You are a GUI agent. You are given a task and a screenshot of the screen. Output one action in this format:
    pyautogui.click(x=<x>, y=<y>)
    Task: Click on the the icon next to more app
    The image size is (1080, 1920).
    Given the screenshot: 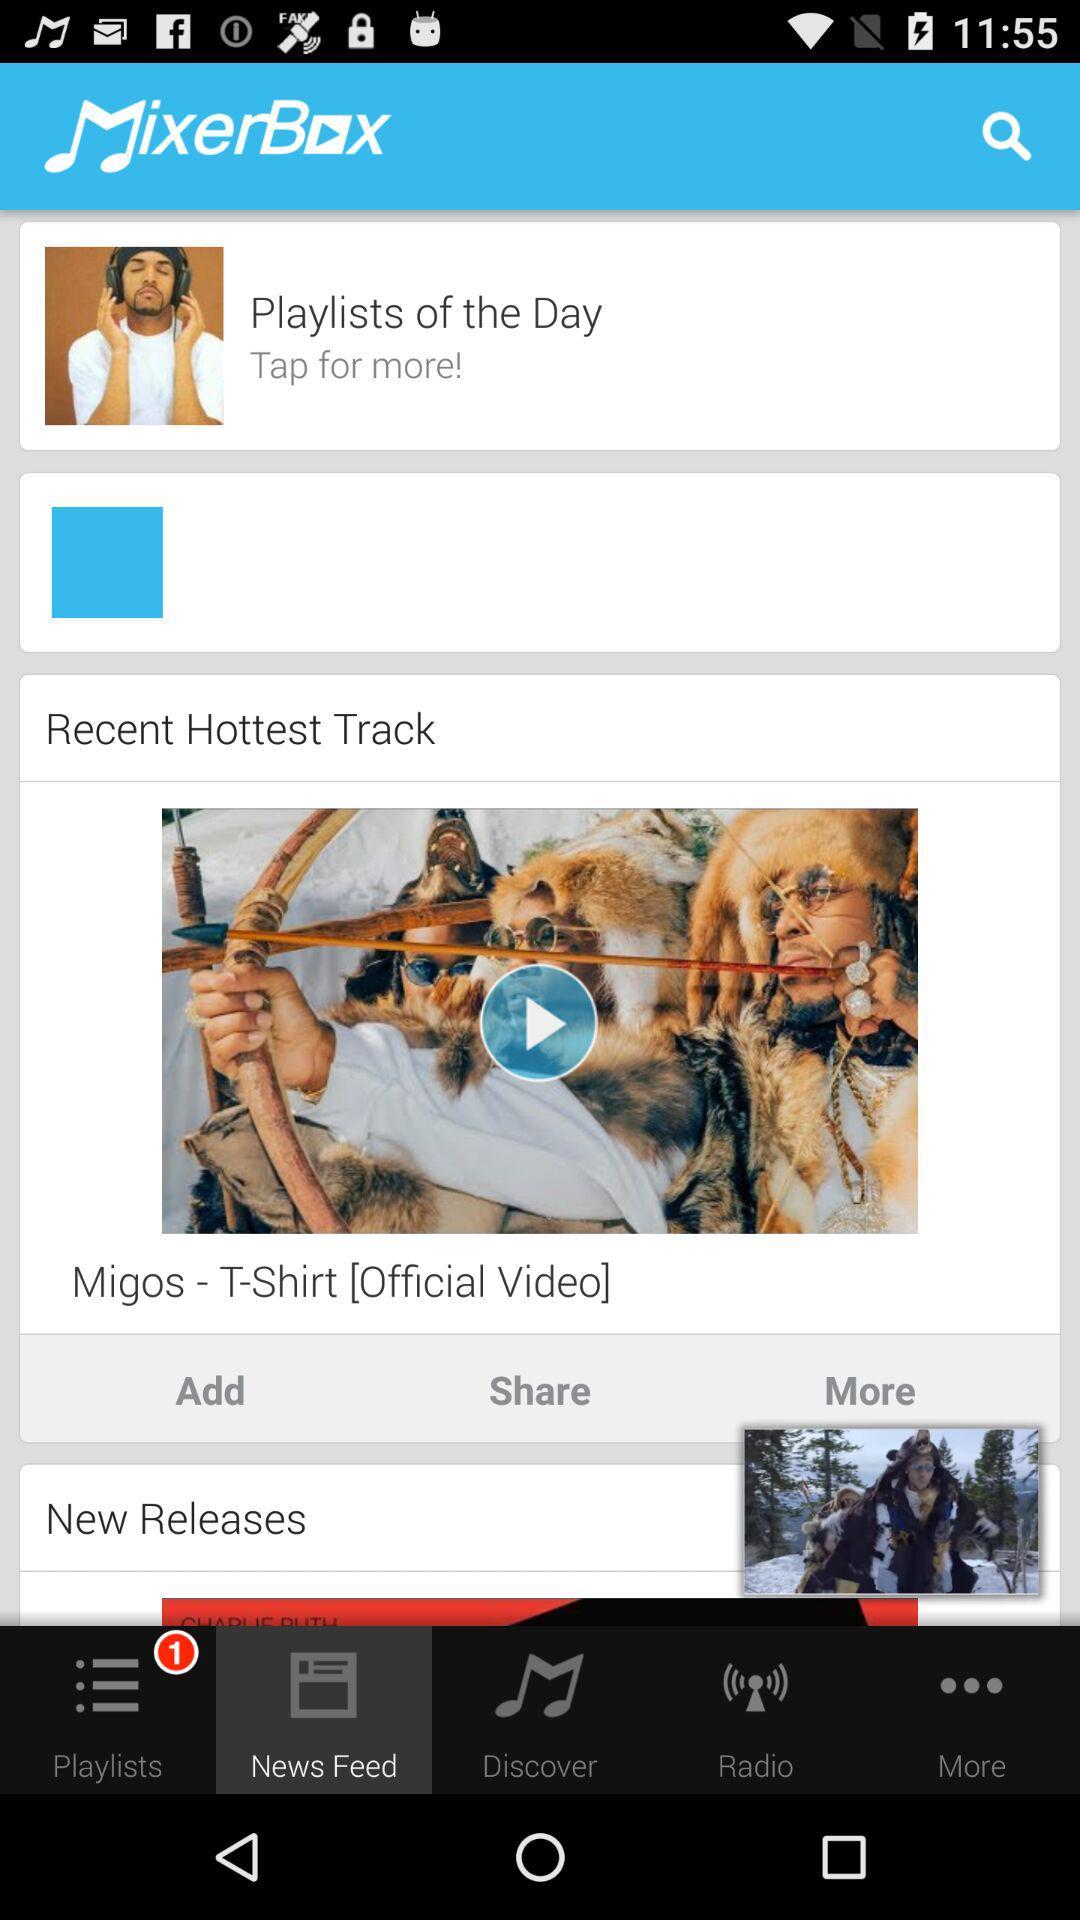 What is the action you would take?
    pyautogui.click(x=540, y=1388)
    